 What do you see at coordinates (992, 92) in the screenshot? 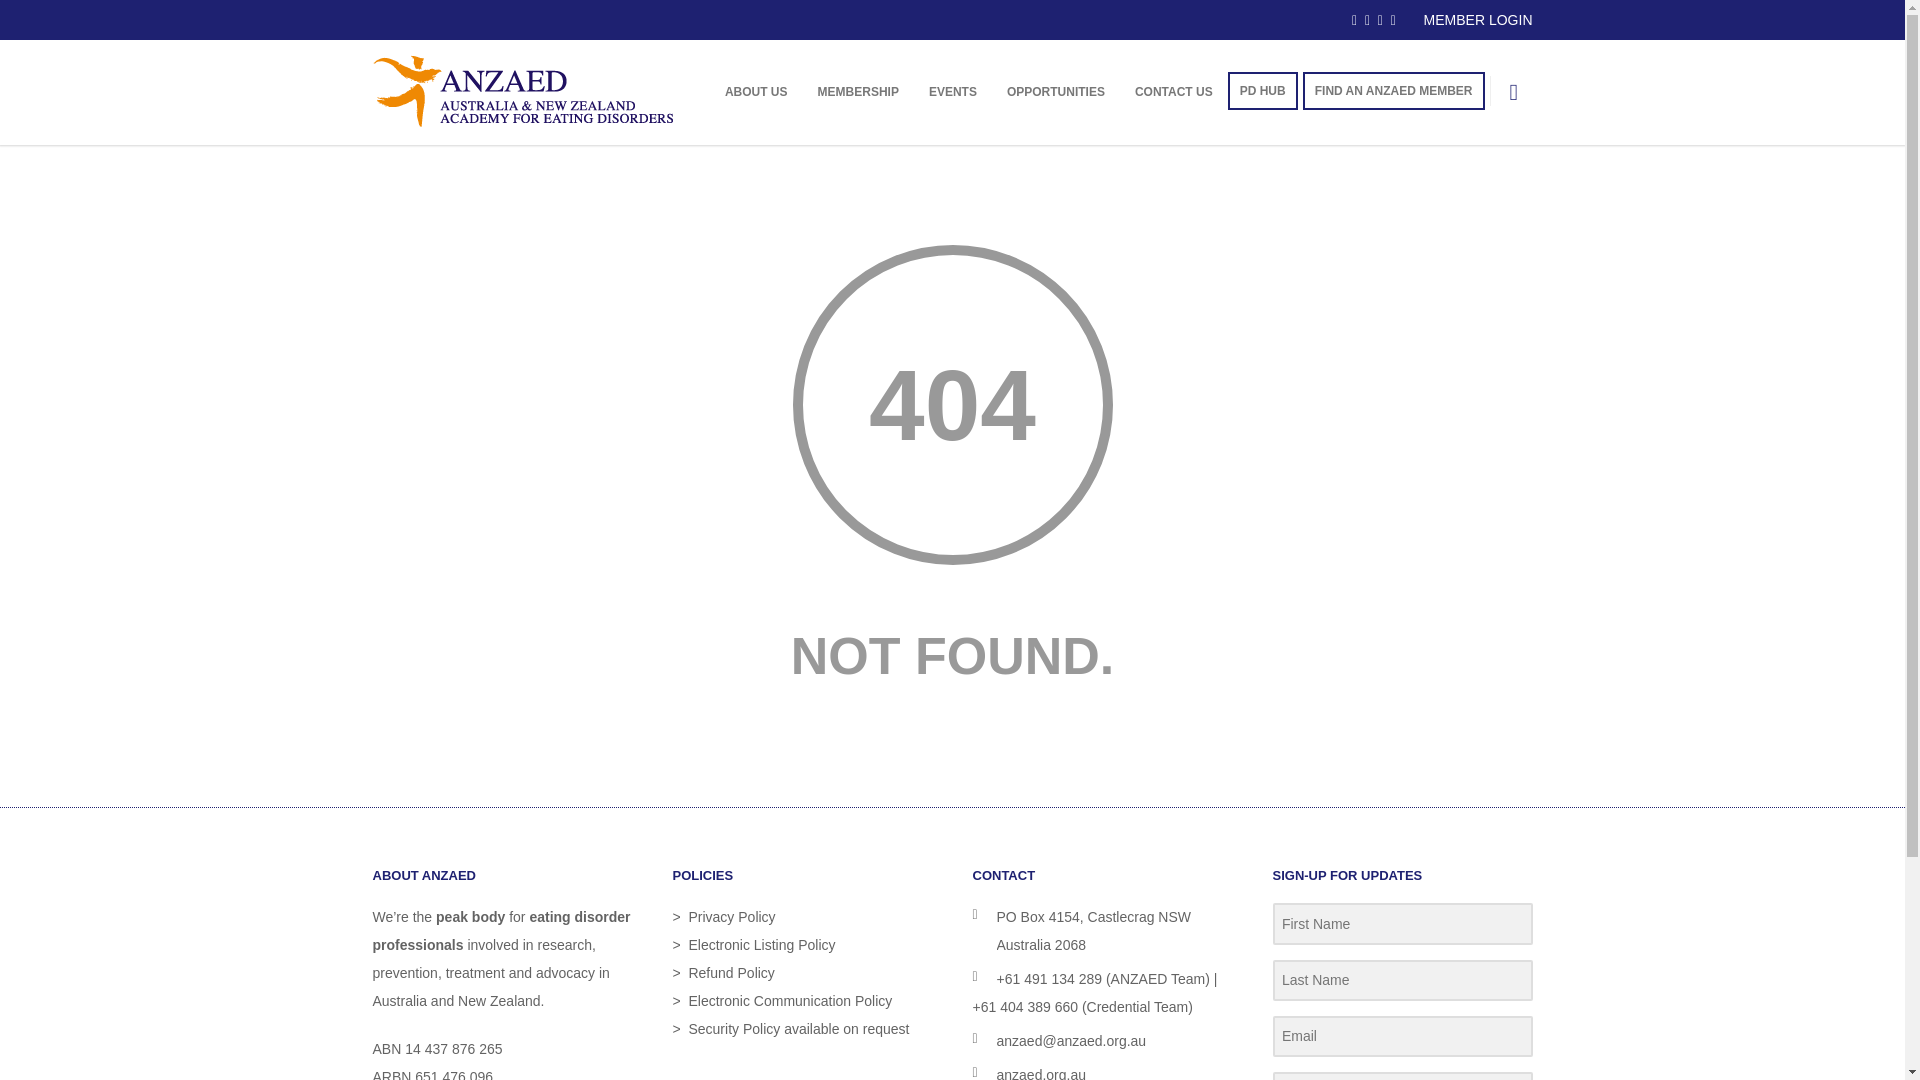
I see `'OPPORTUNITIES'` at bounding box center [992, 92].